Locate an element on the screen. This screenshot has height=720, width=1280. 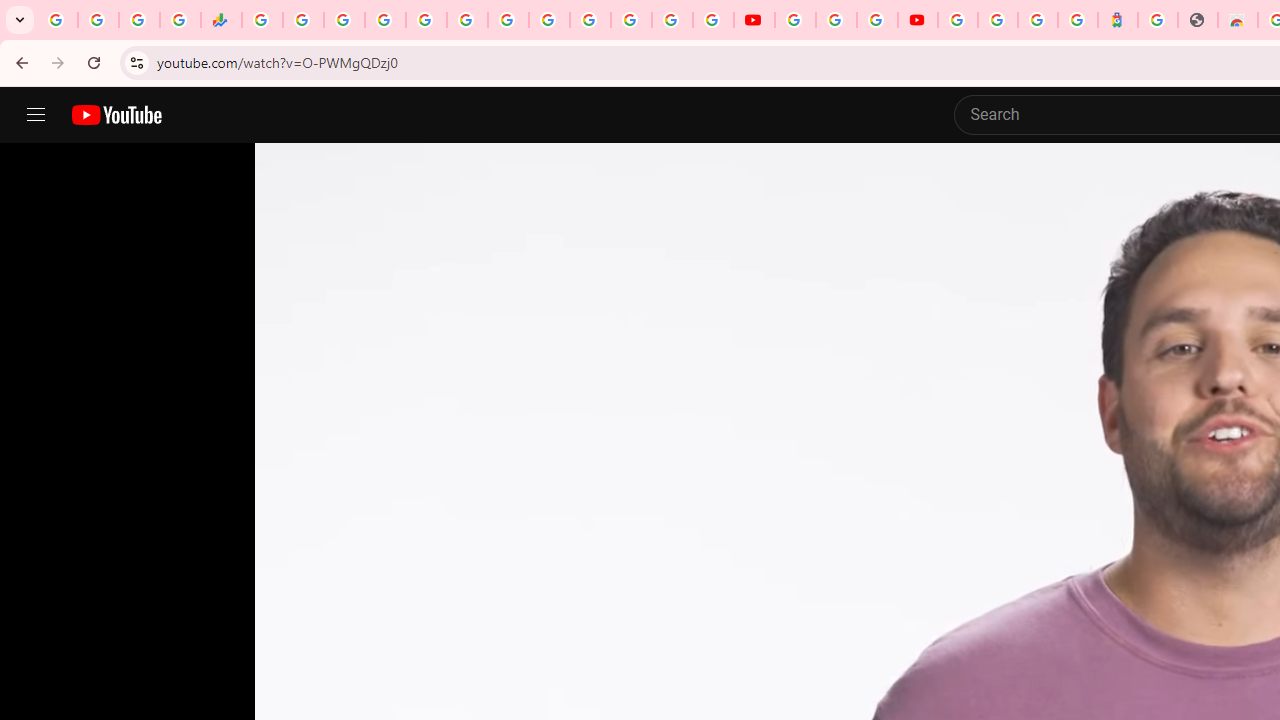
'YouTube' is located at coordinates (752, 20).